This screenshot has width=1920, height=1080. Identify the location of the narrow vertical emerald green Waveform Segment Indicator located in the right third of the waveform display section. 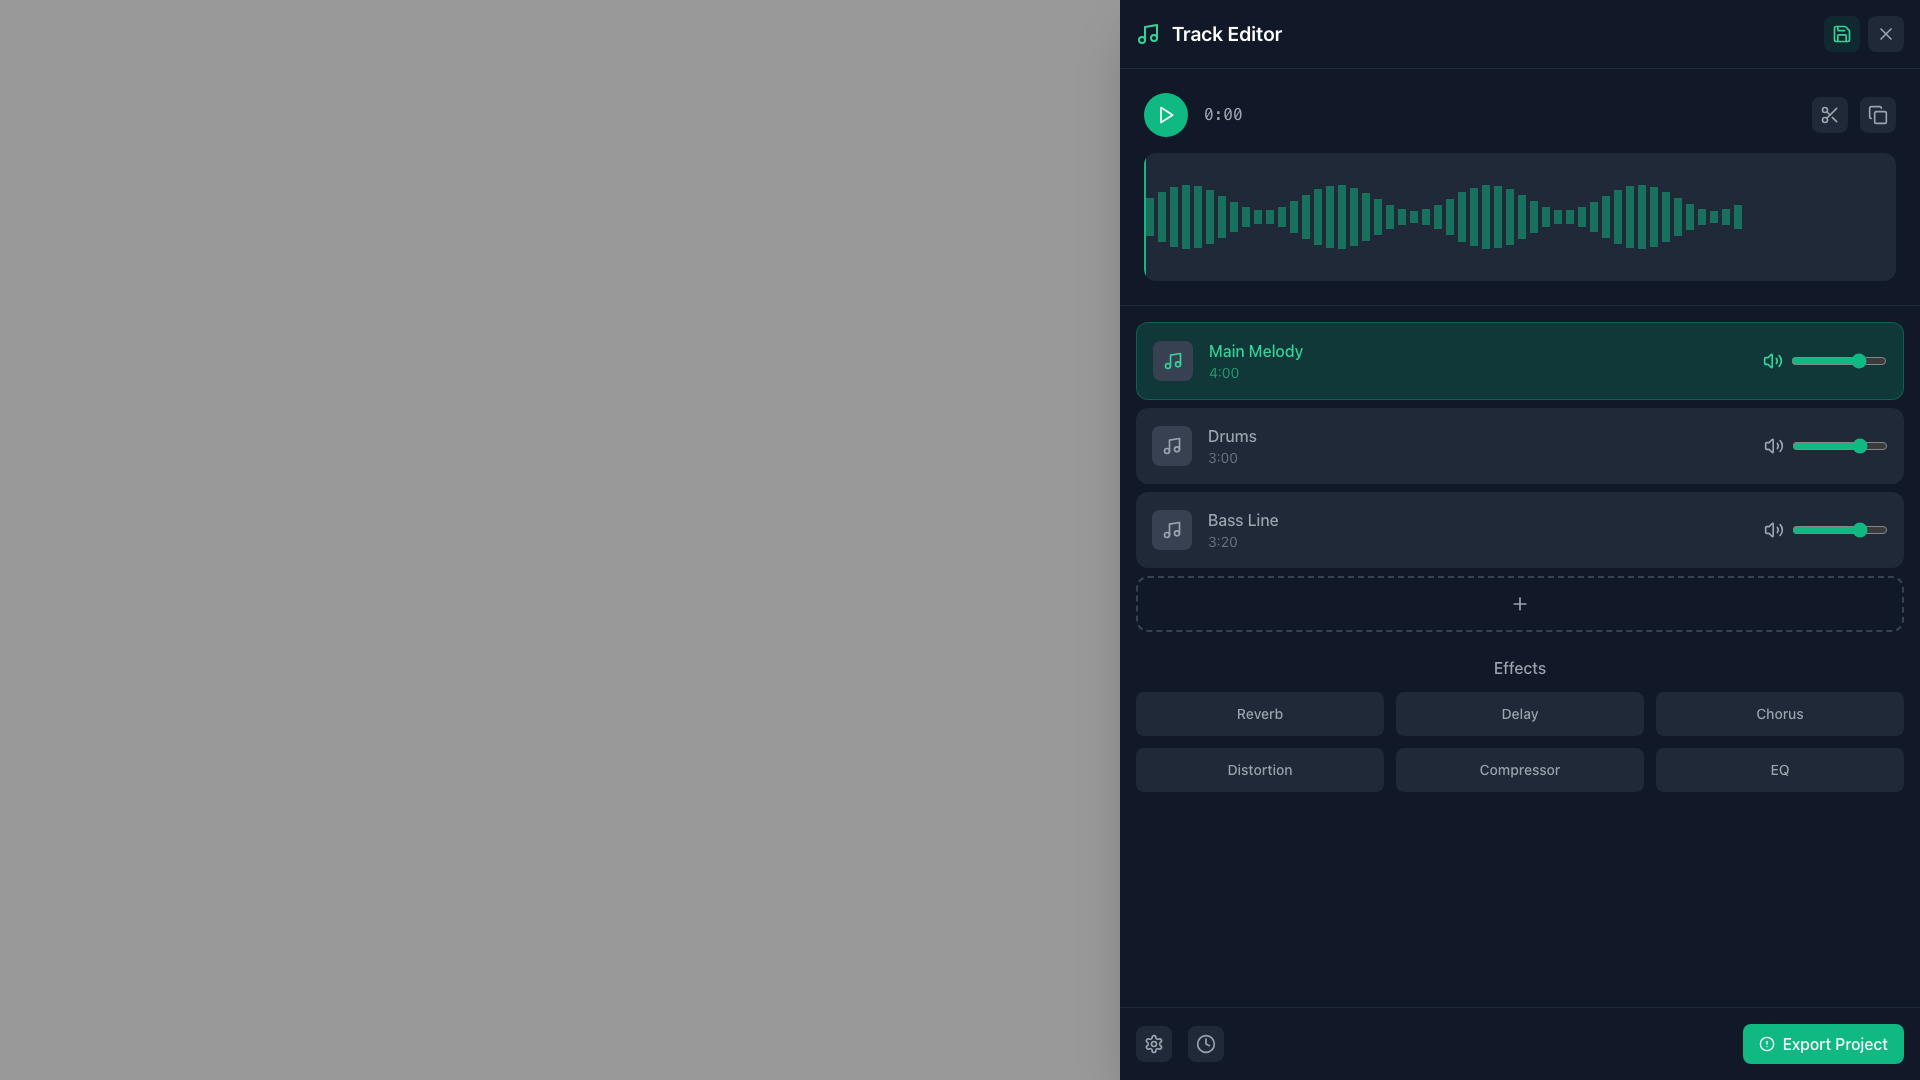
(1630, 216).